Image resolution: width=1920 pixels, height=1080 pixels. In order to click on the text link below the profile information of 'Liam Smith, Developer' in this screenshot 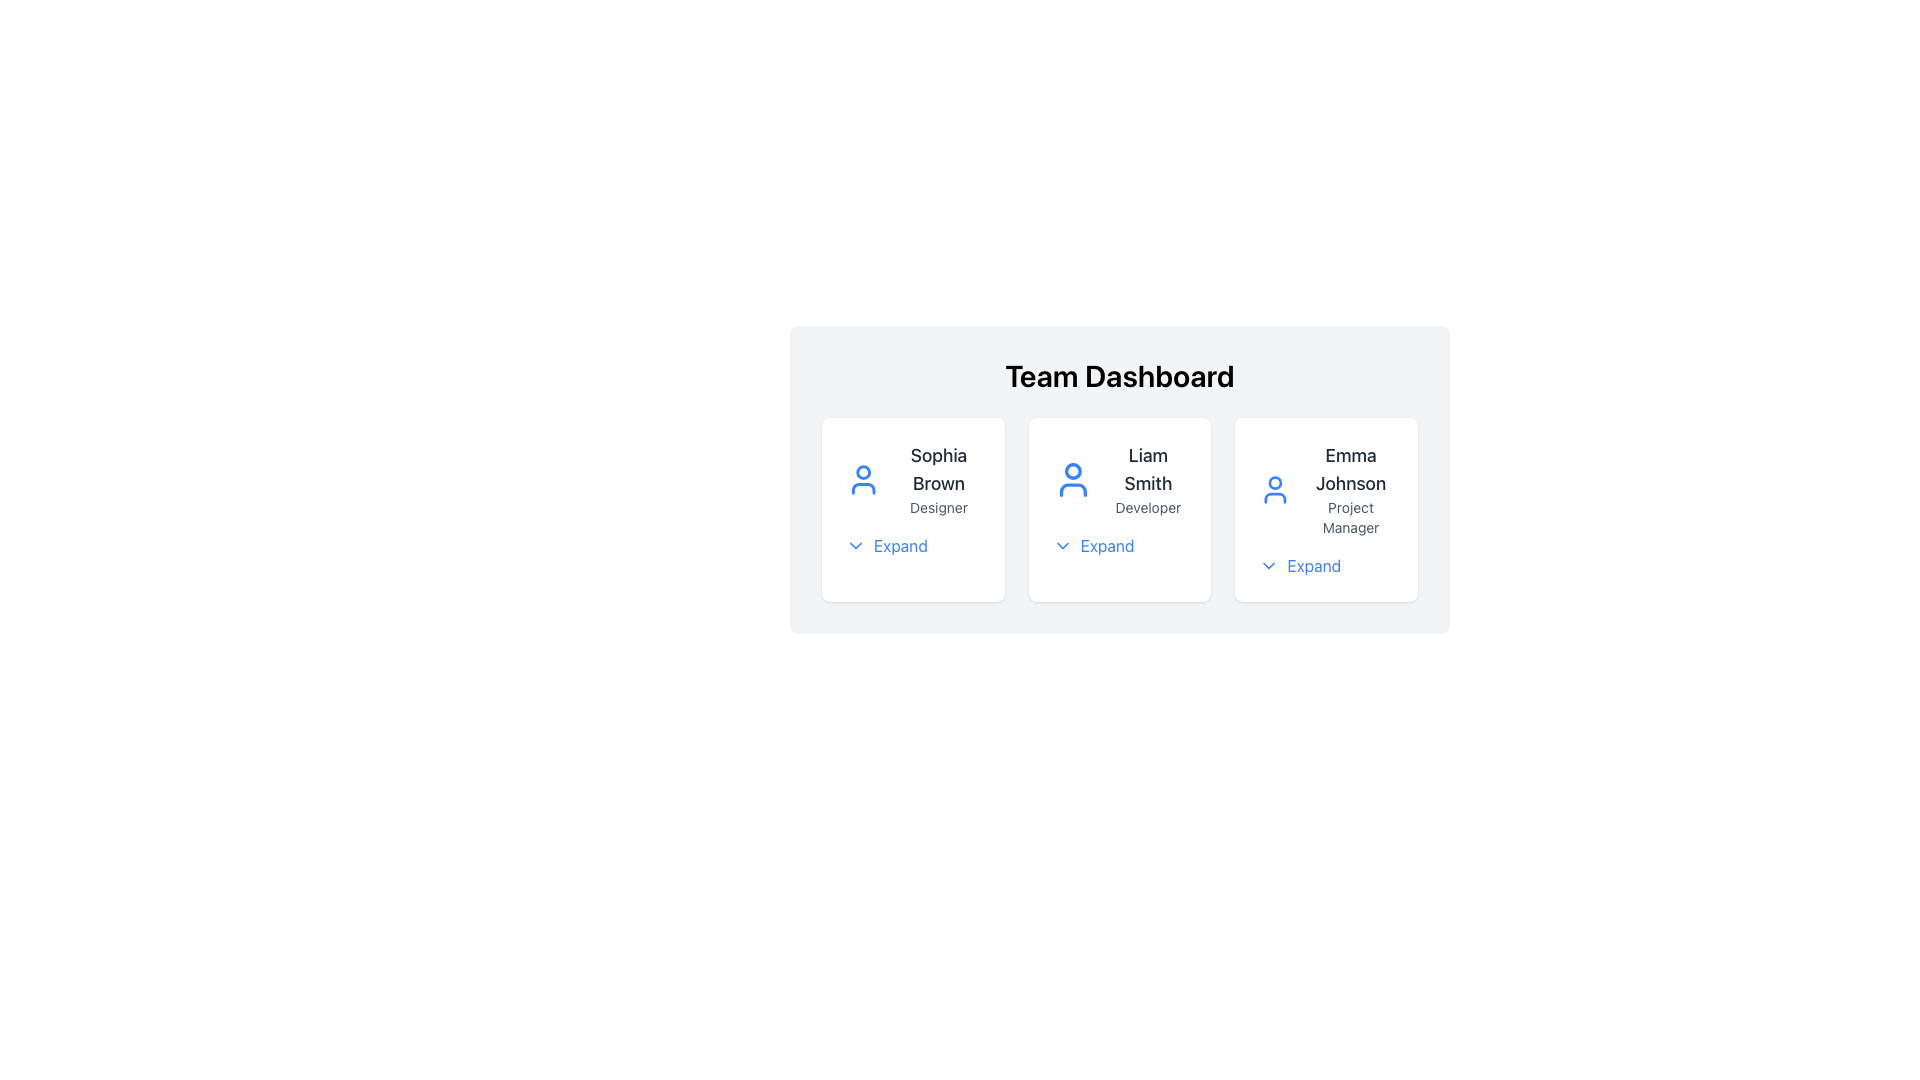, I will do `click(1106, 546)`.